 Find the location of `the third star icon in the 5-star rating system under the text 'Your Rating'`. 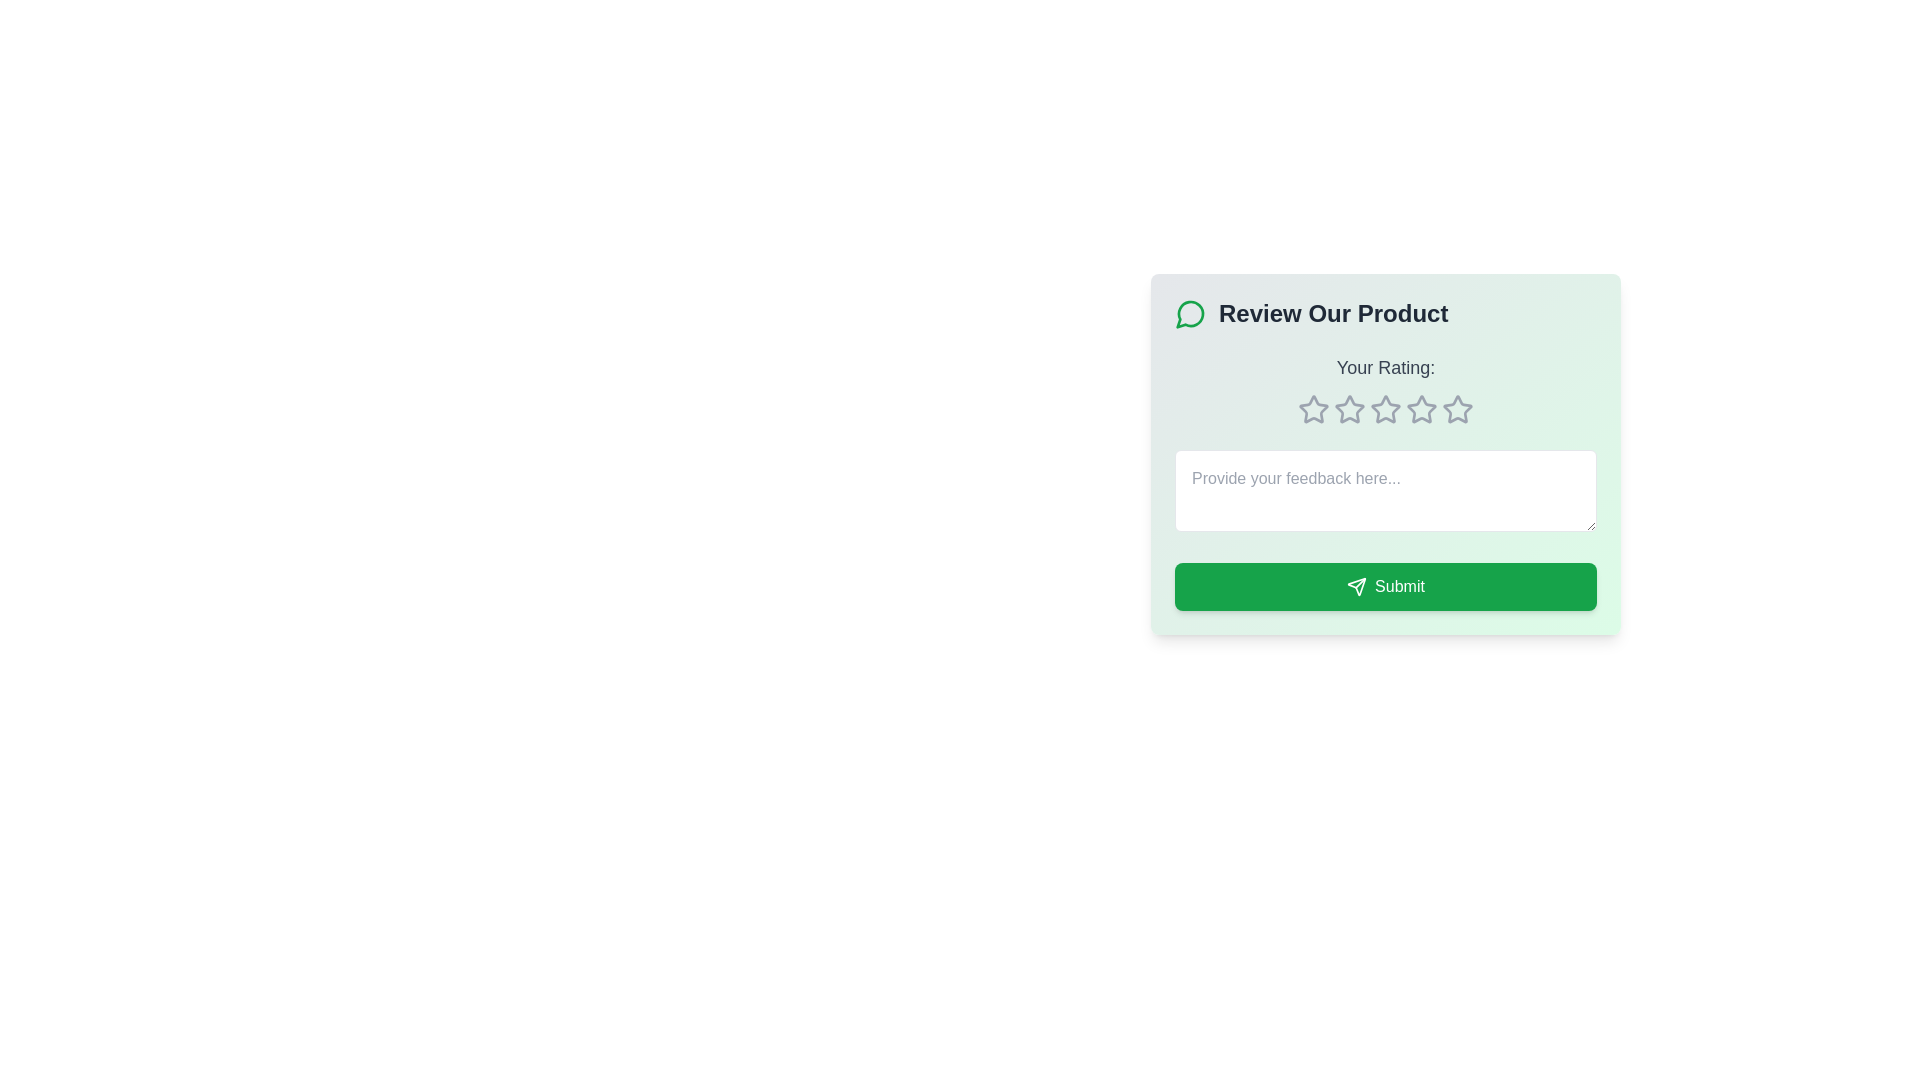

the third star icon in the 5-star rating system under the text 'Your Rating' is located at coordinates (1420, 408).